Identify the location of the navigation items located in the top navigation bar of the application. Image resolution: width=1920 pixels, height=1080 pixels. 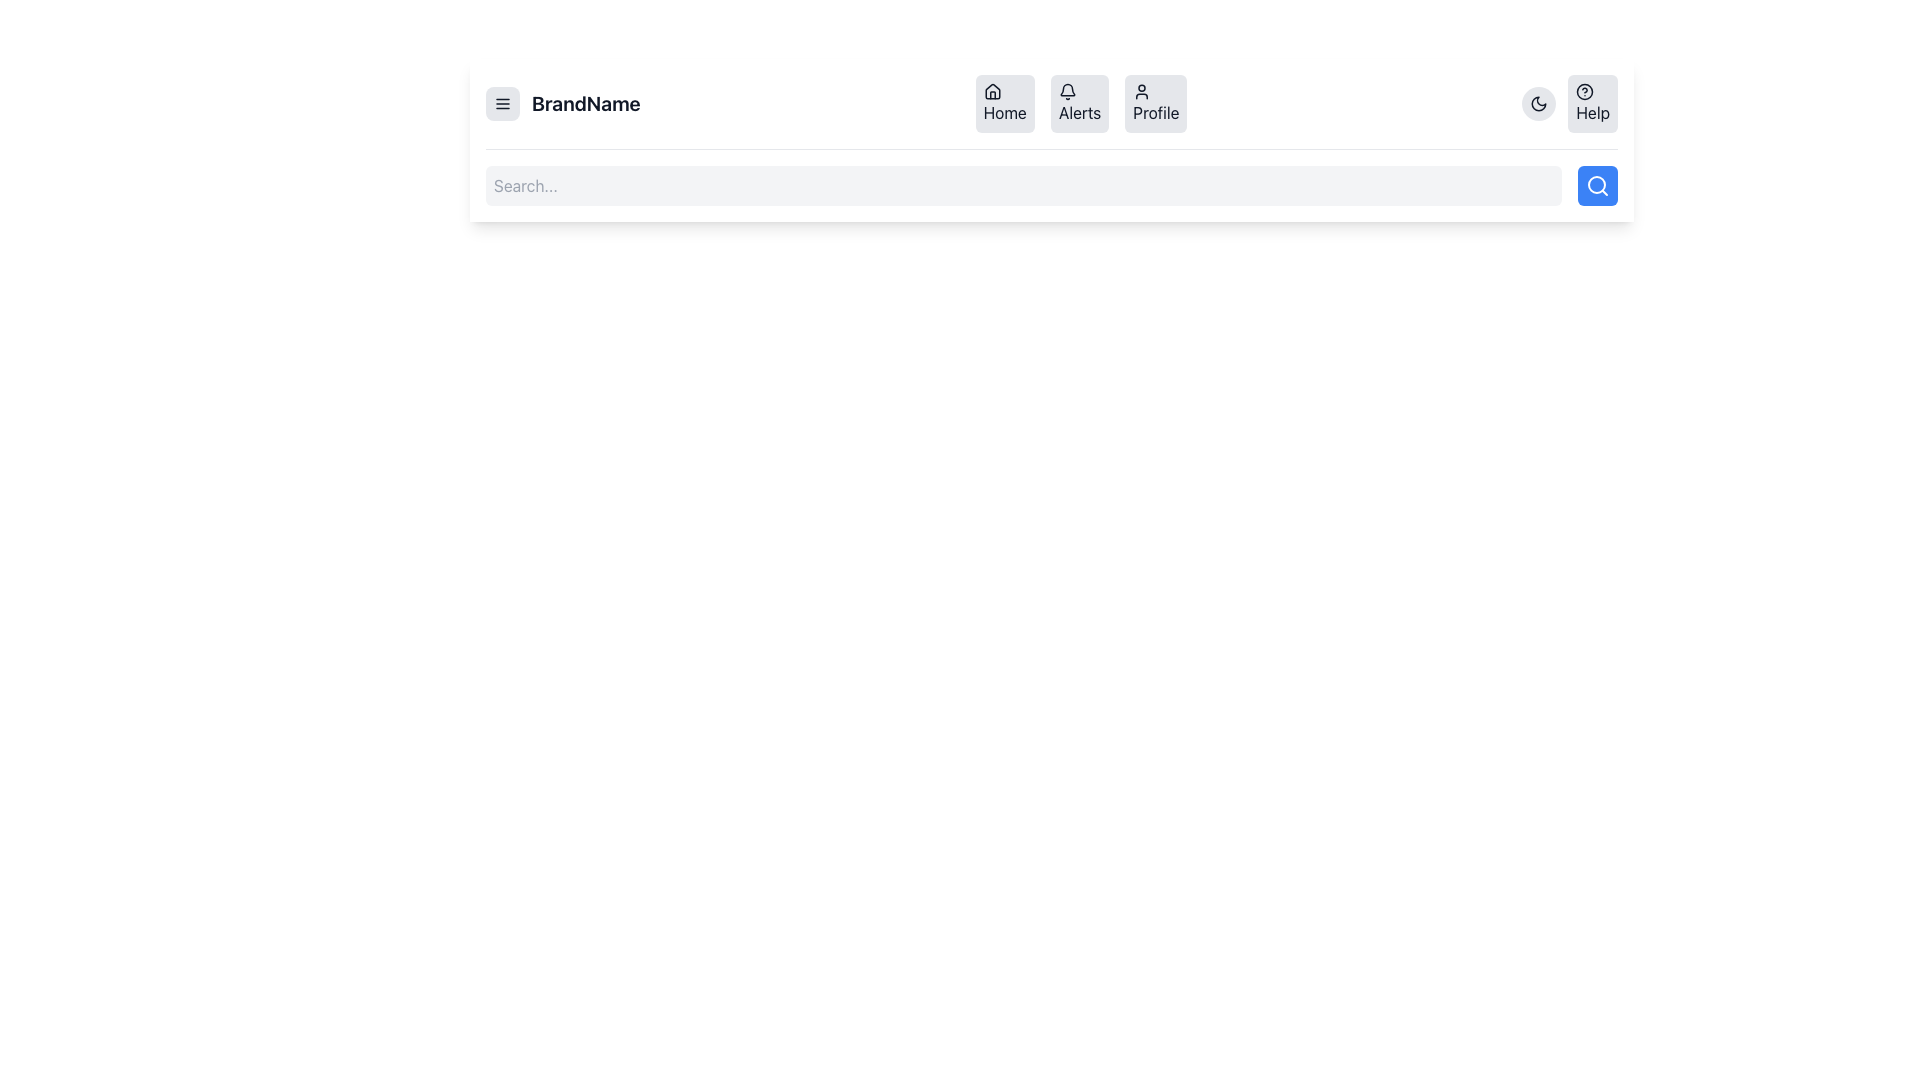
(1050, 104).